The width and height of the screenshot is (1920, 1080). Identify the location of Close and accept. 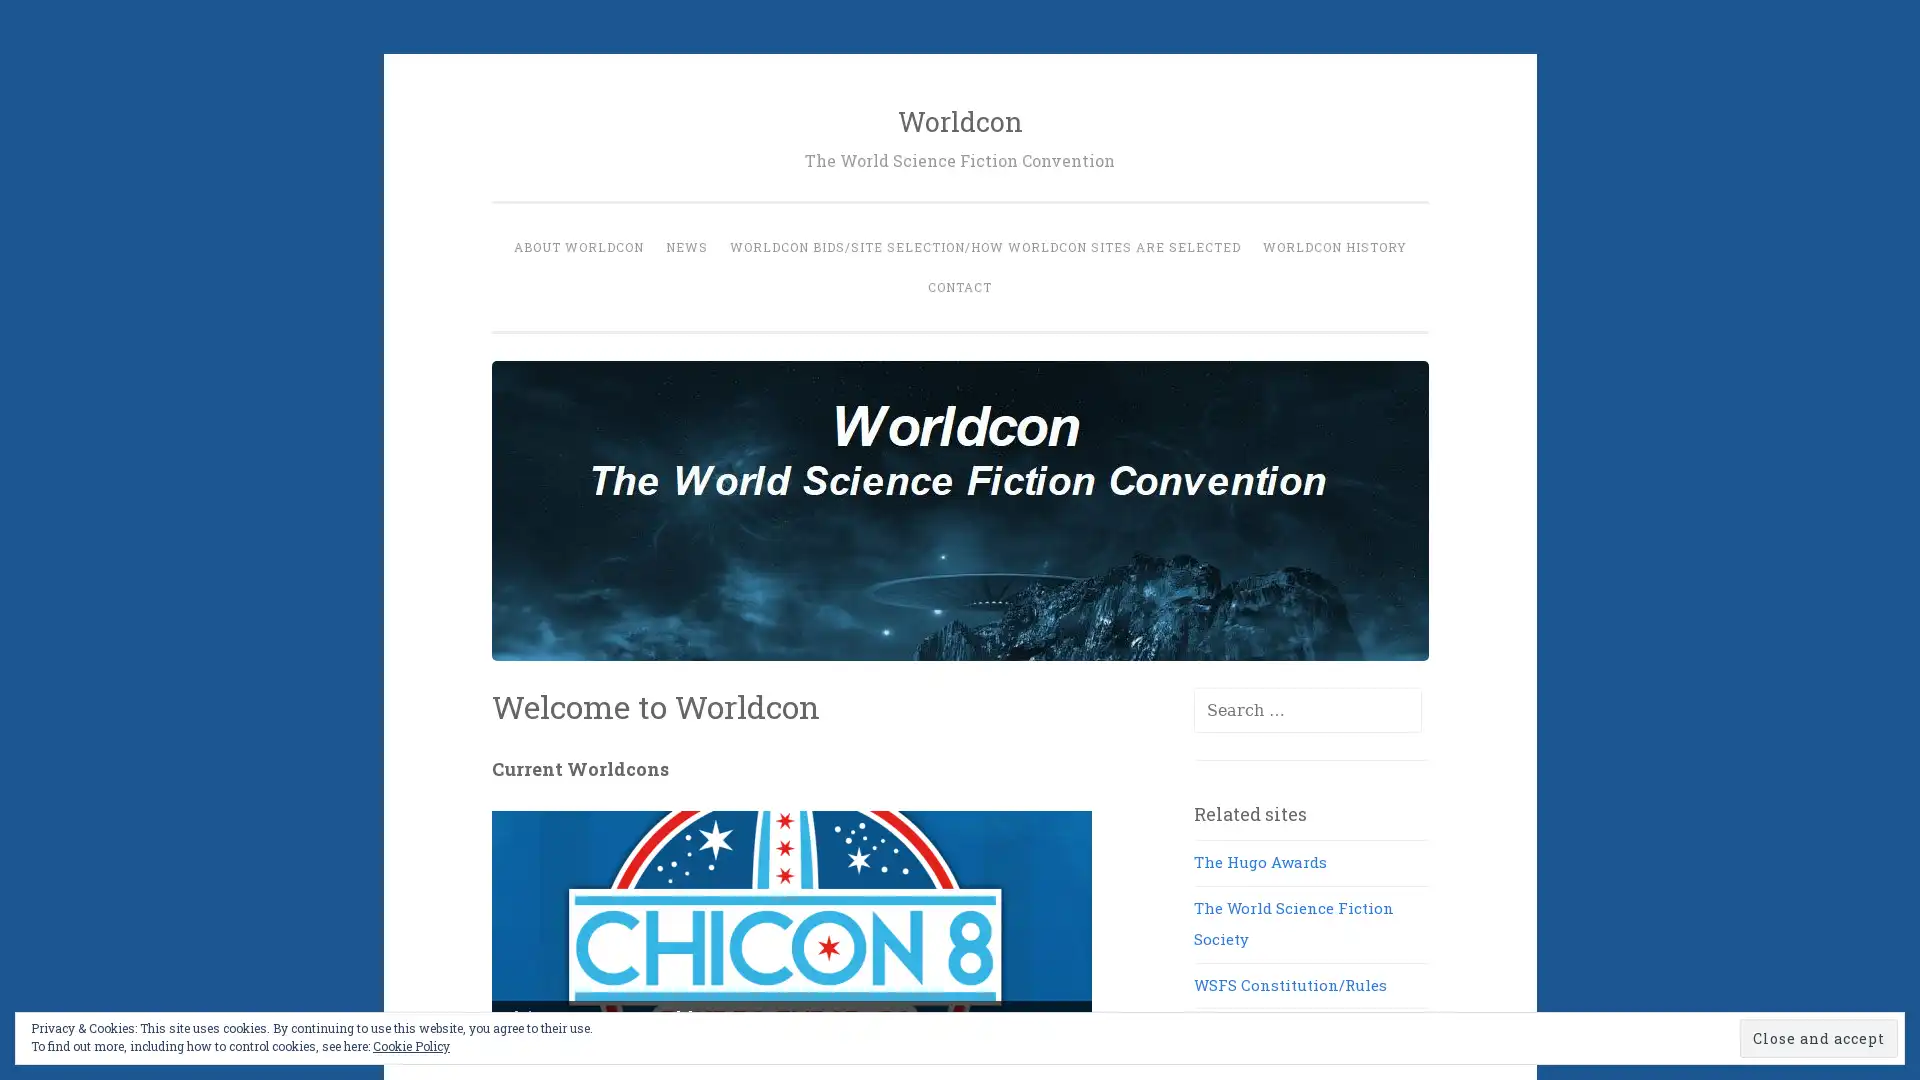
(1819, 1037).